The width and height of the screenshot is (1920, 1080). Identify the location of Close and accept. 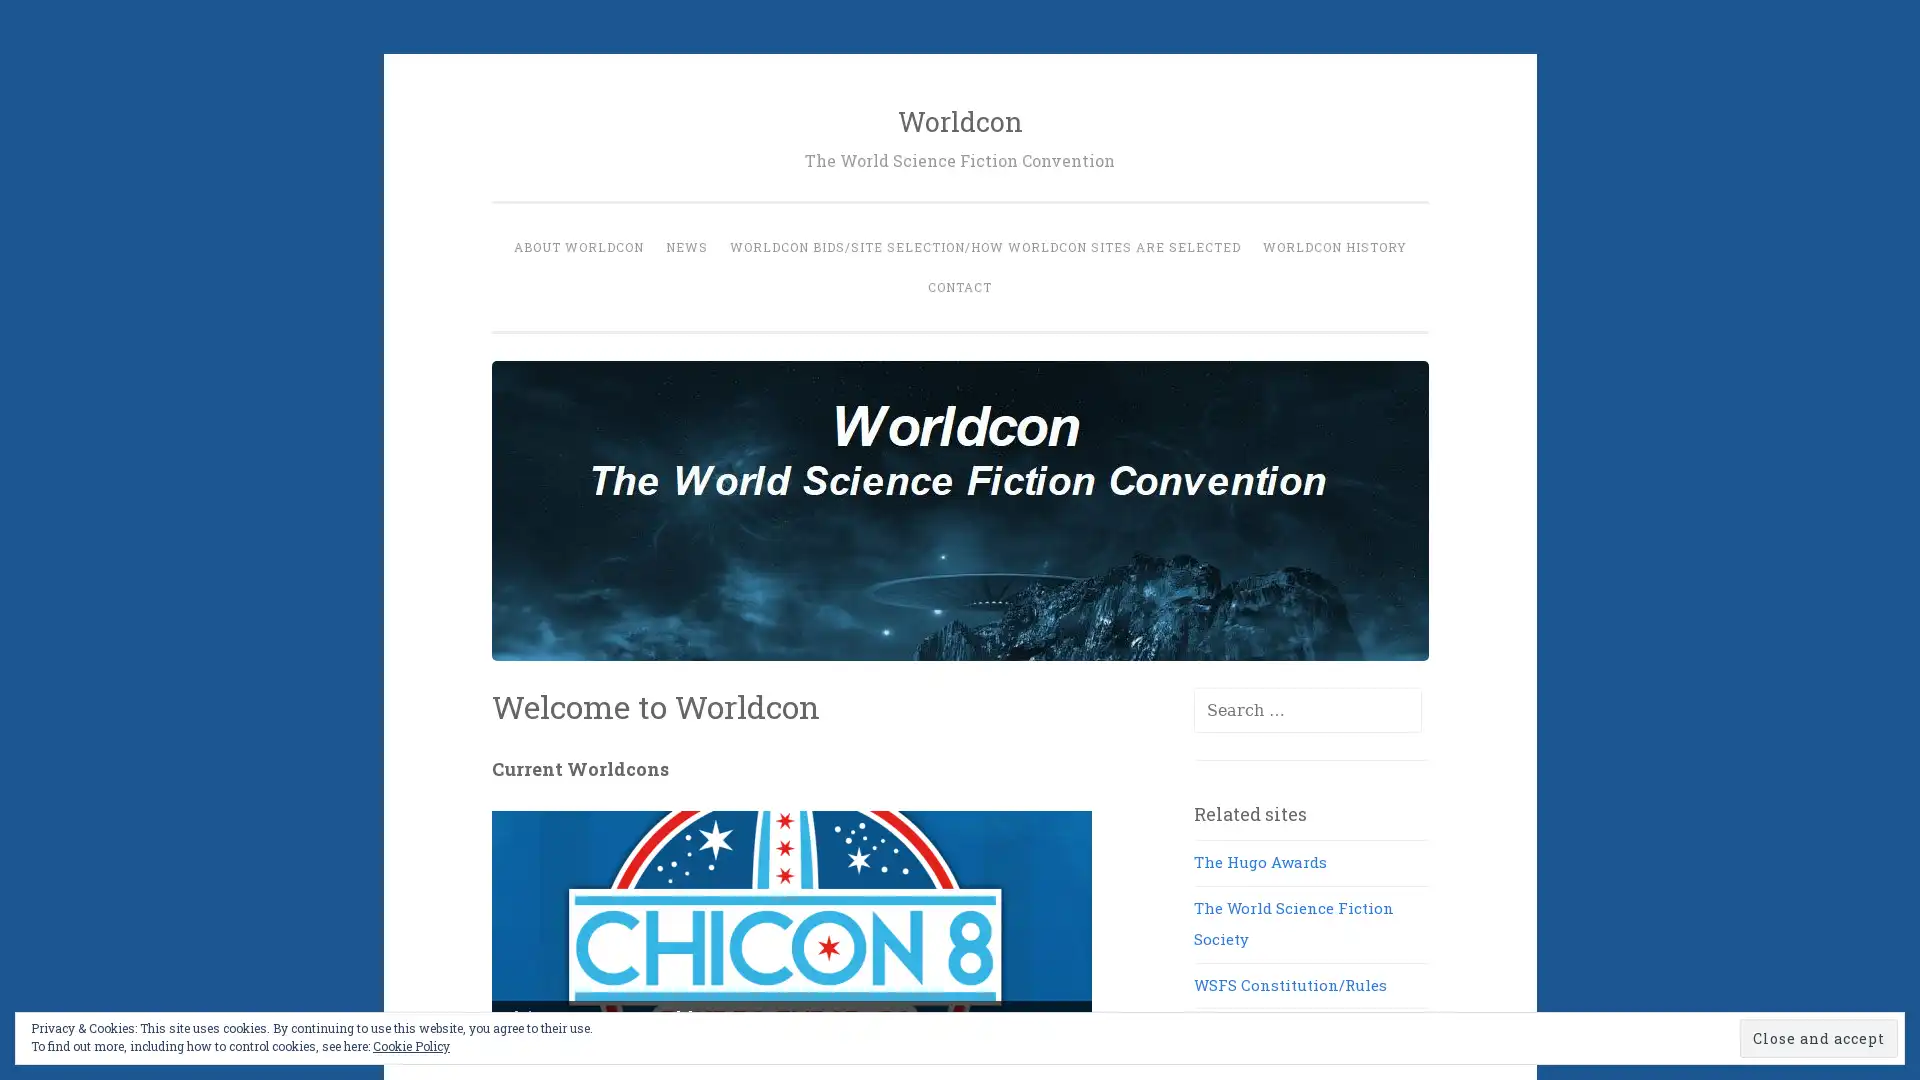
(1819, 1037).